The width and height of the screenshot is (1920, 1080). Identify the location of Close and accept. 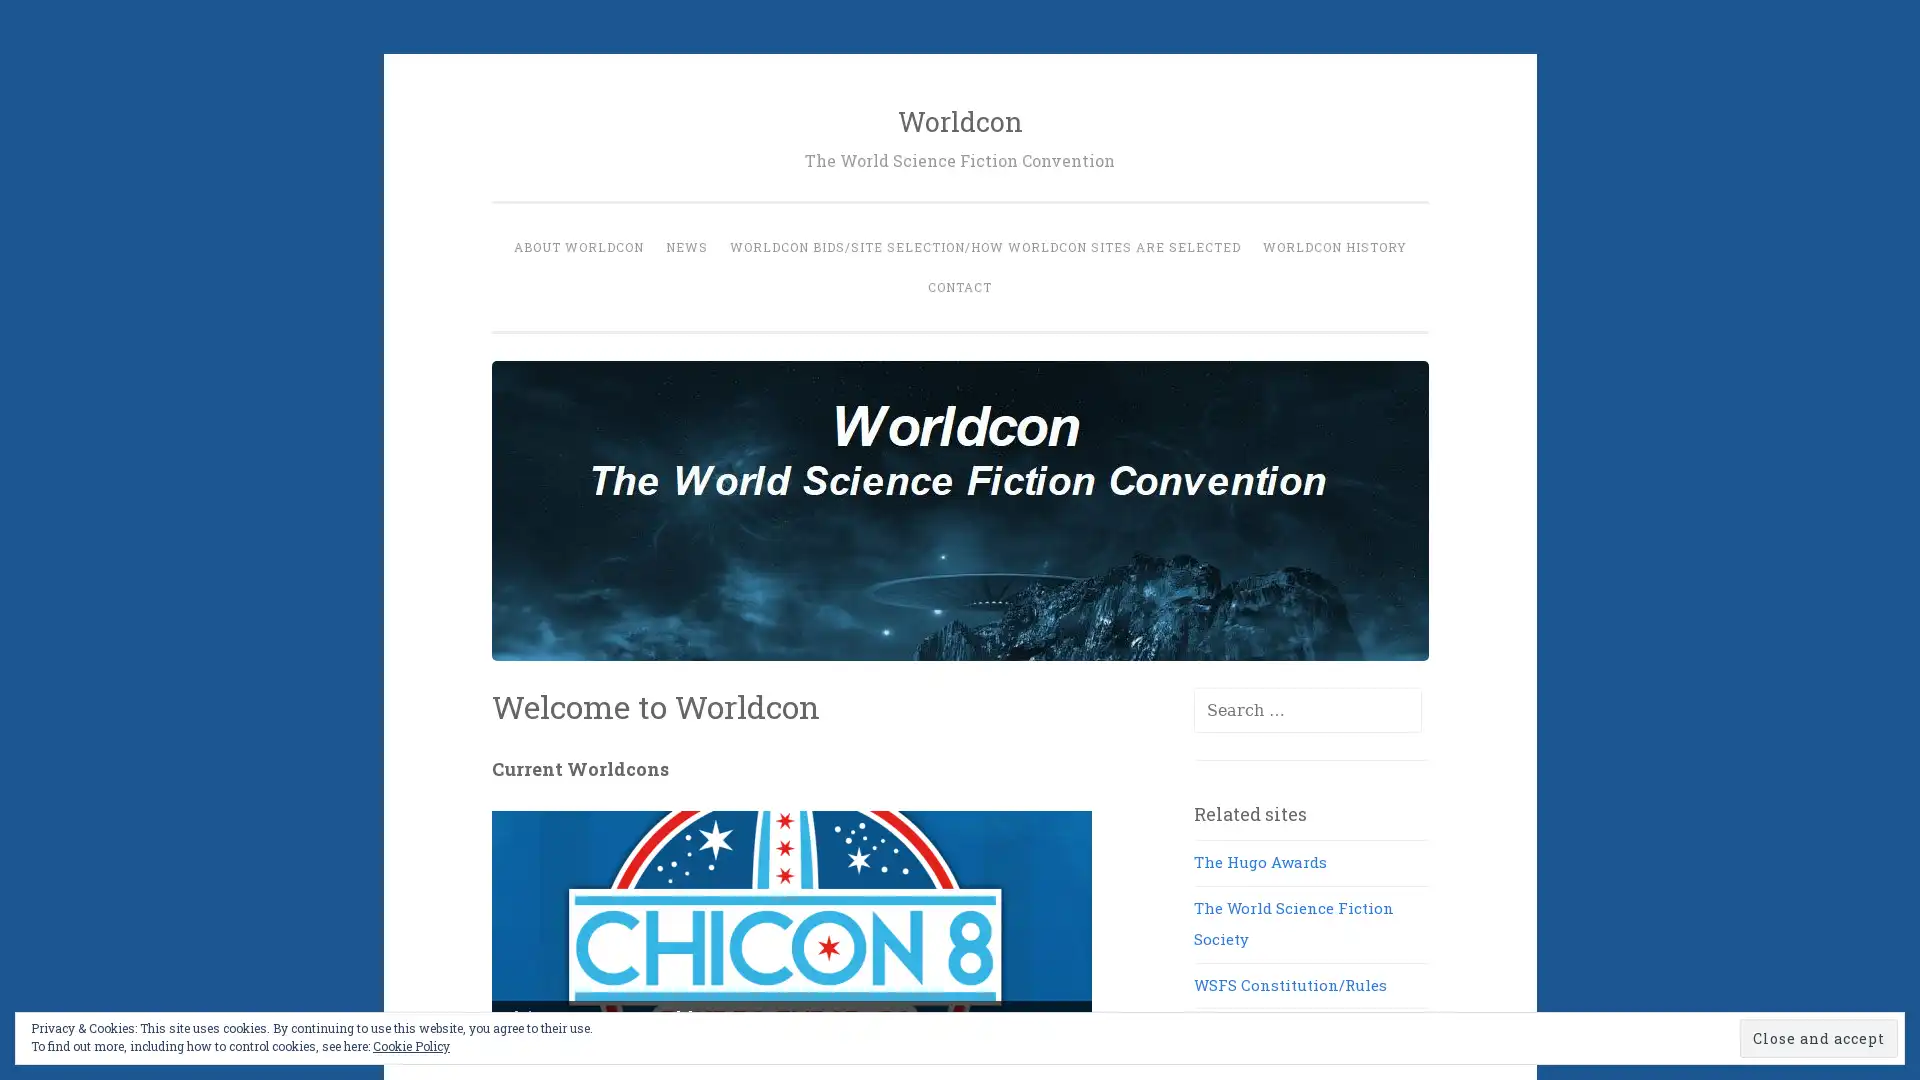
(1819, 1037).